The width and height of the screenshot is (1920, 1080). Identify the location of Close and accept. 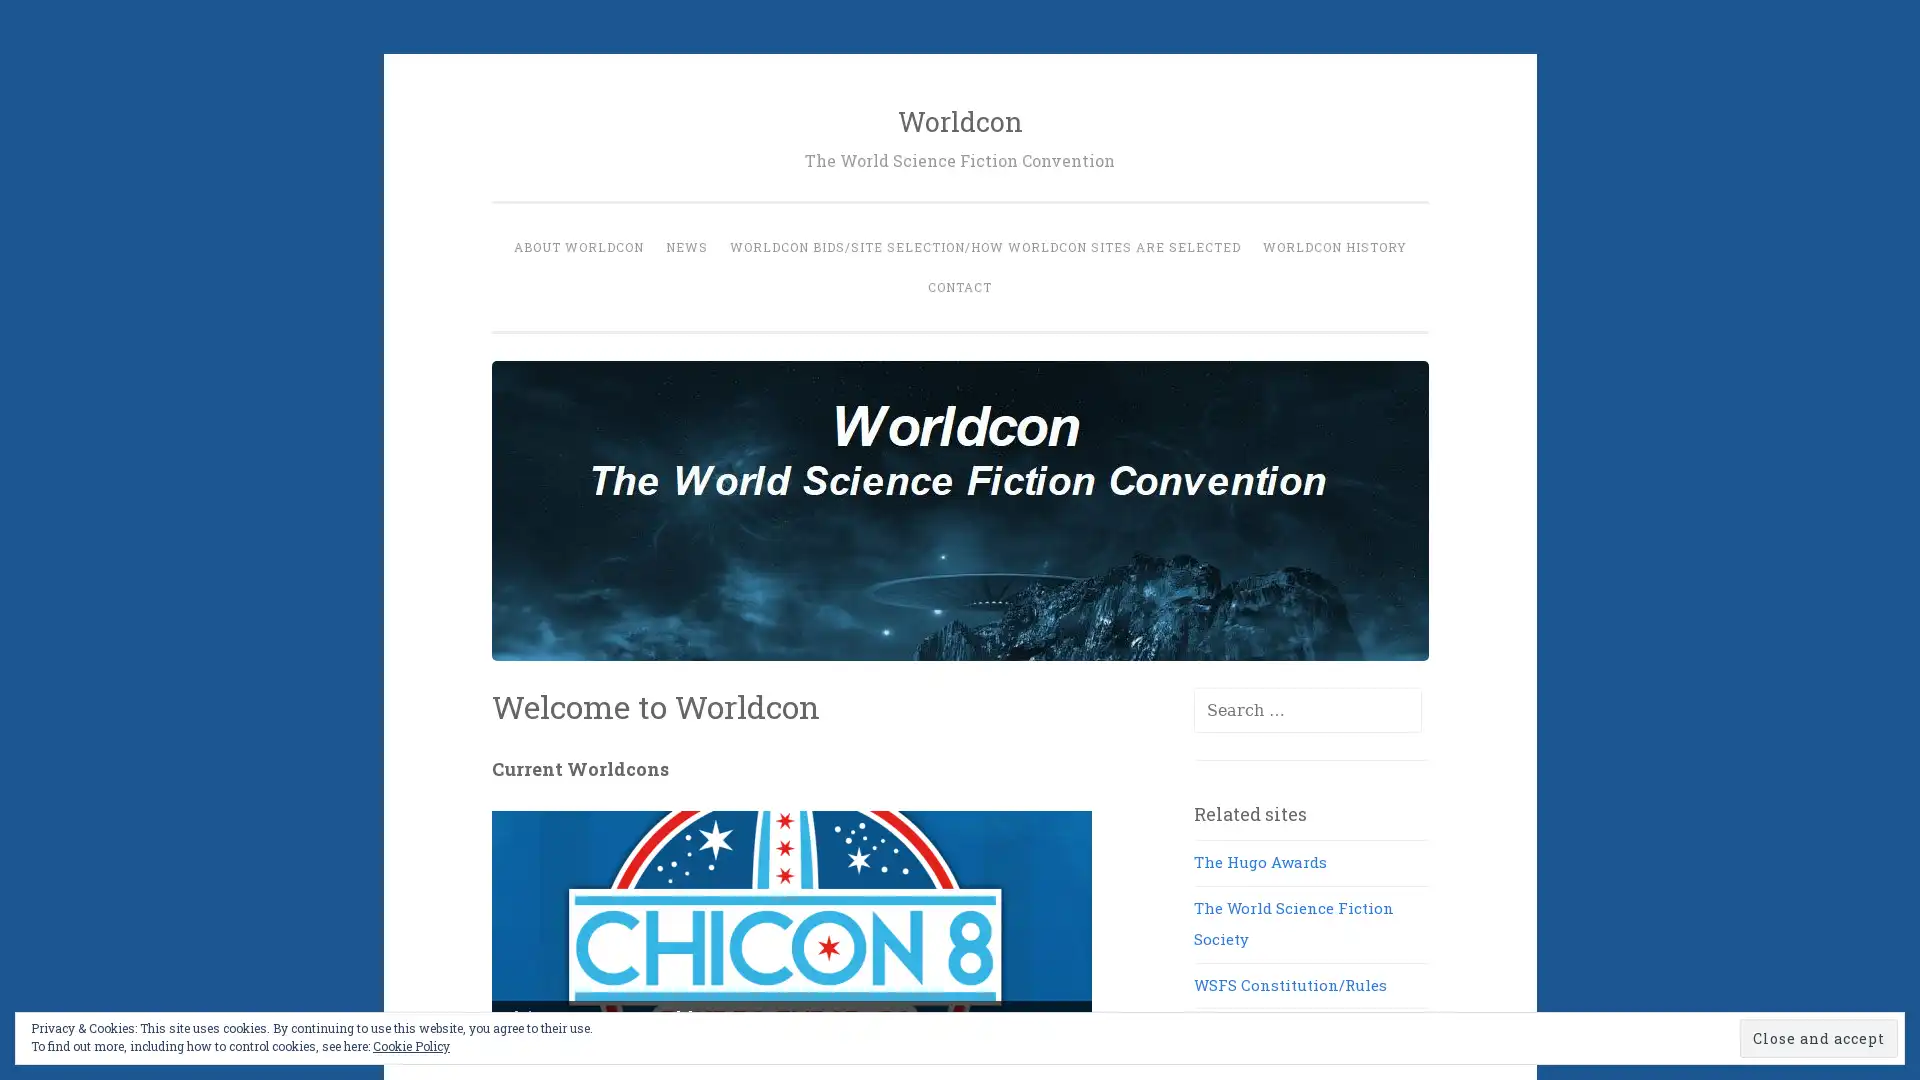
(1819, 1037).